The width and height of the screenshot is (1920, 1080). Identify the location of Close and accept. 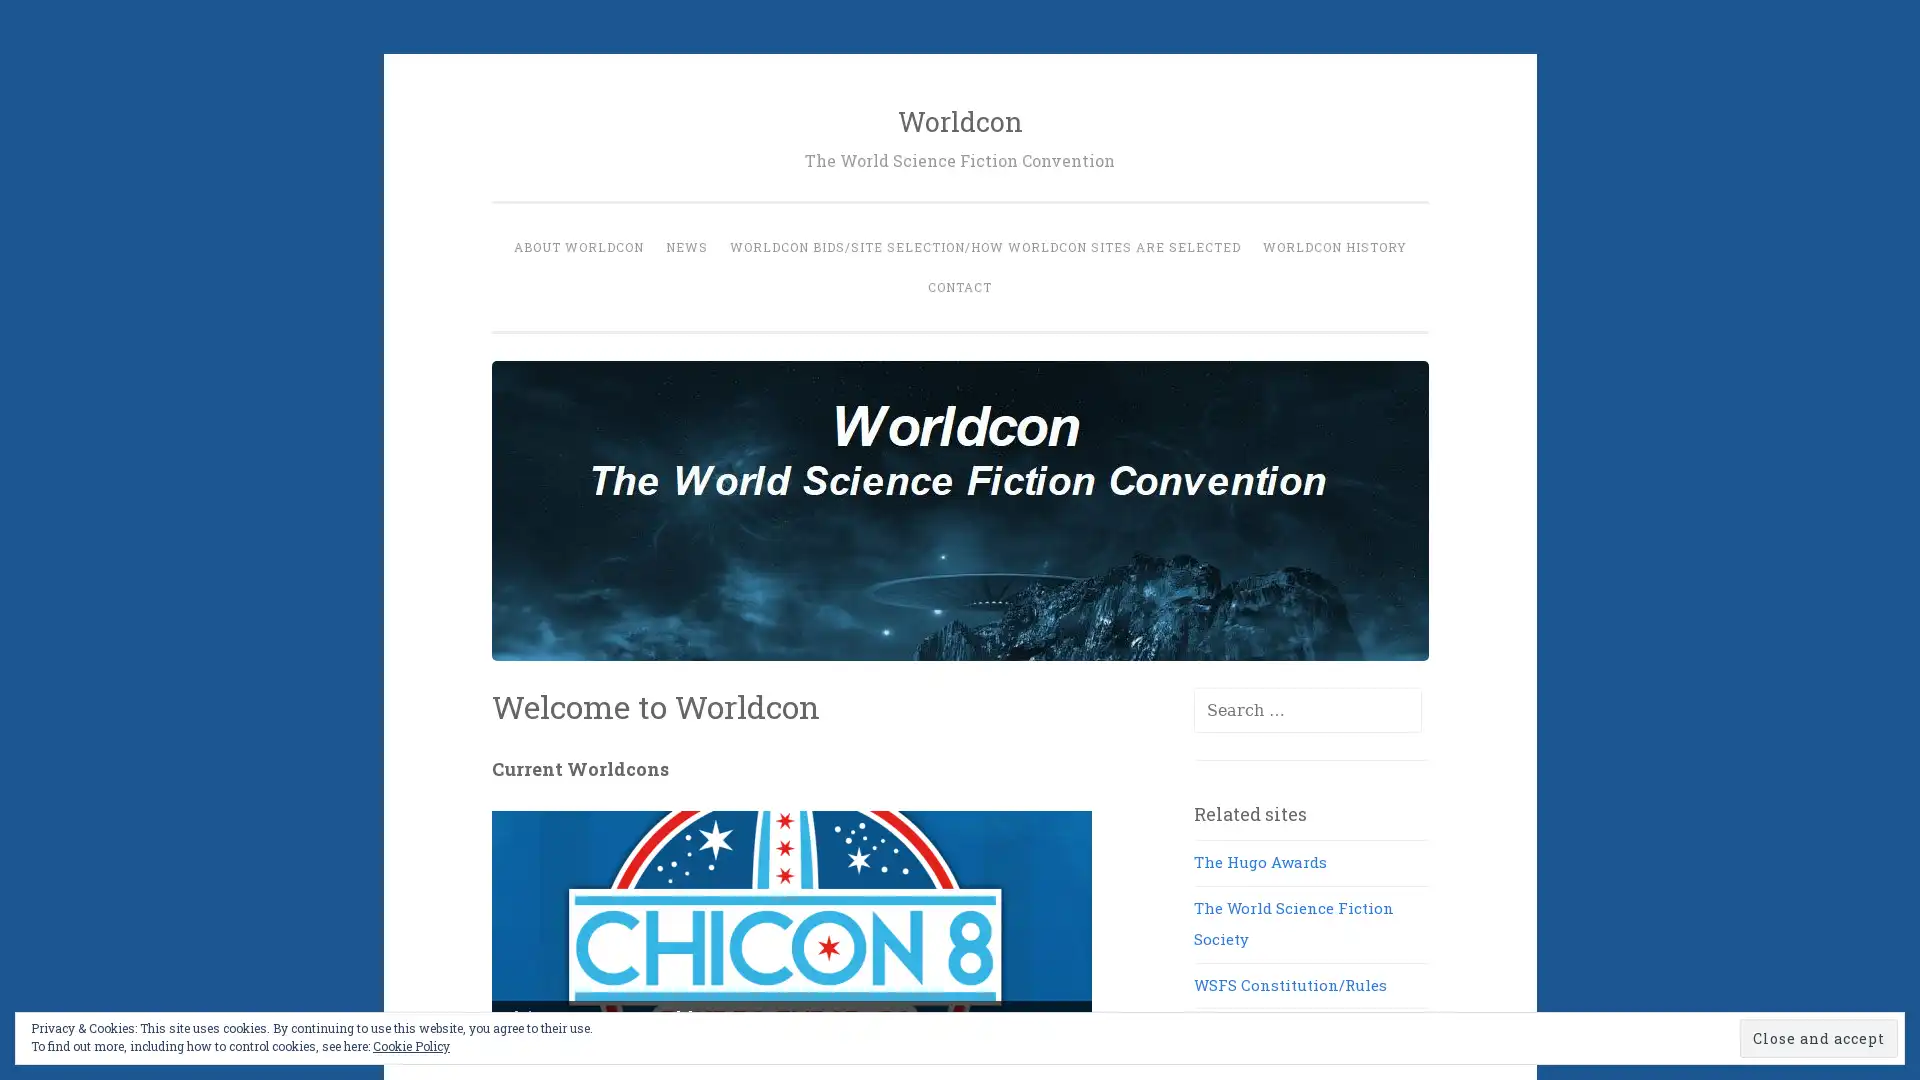
(1819, 1037).